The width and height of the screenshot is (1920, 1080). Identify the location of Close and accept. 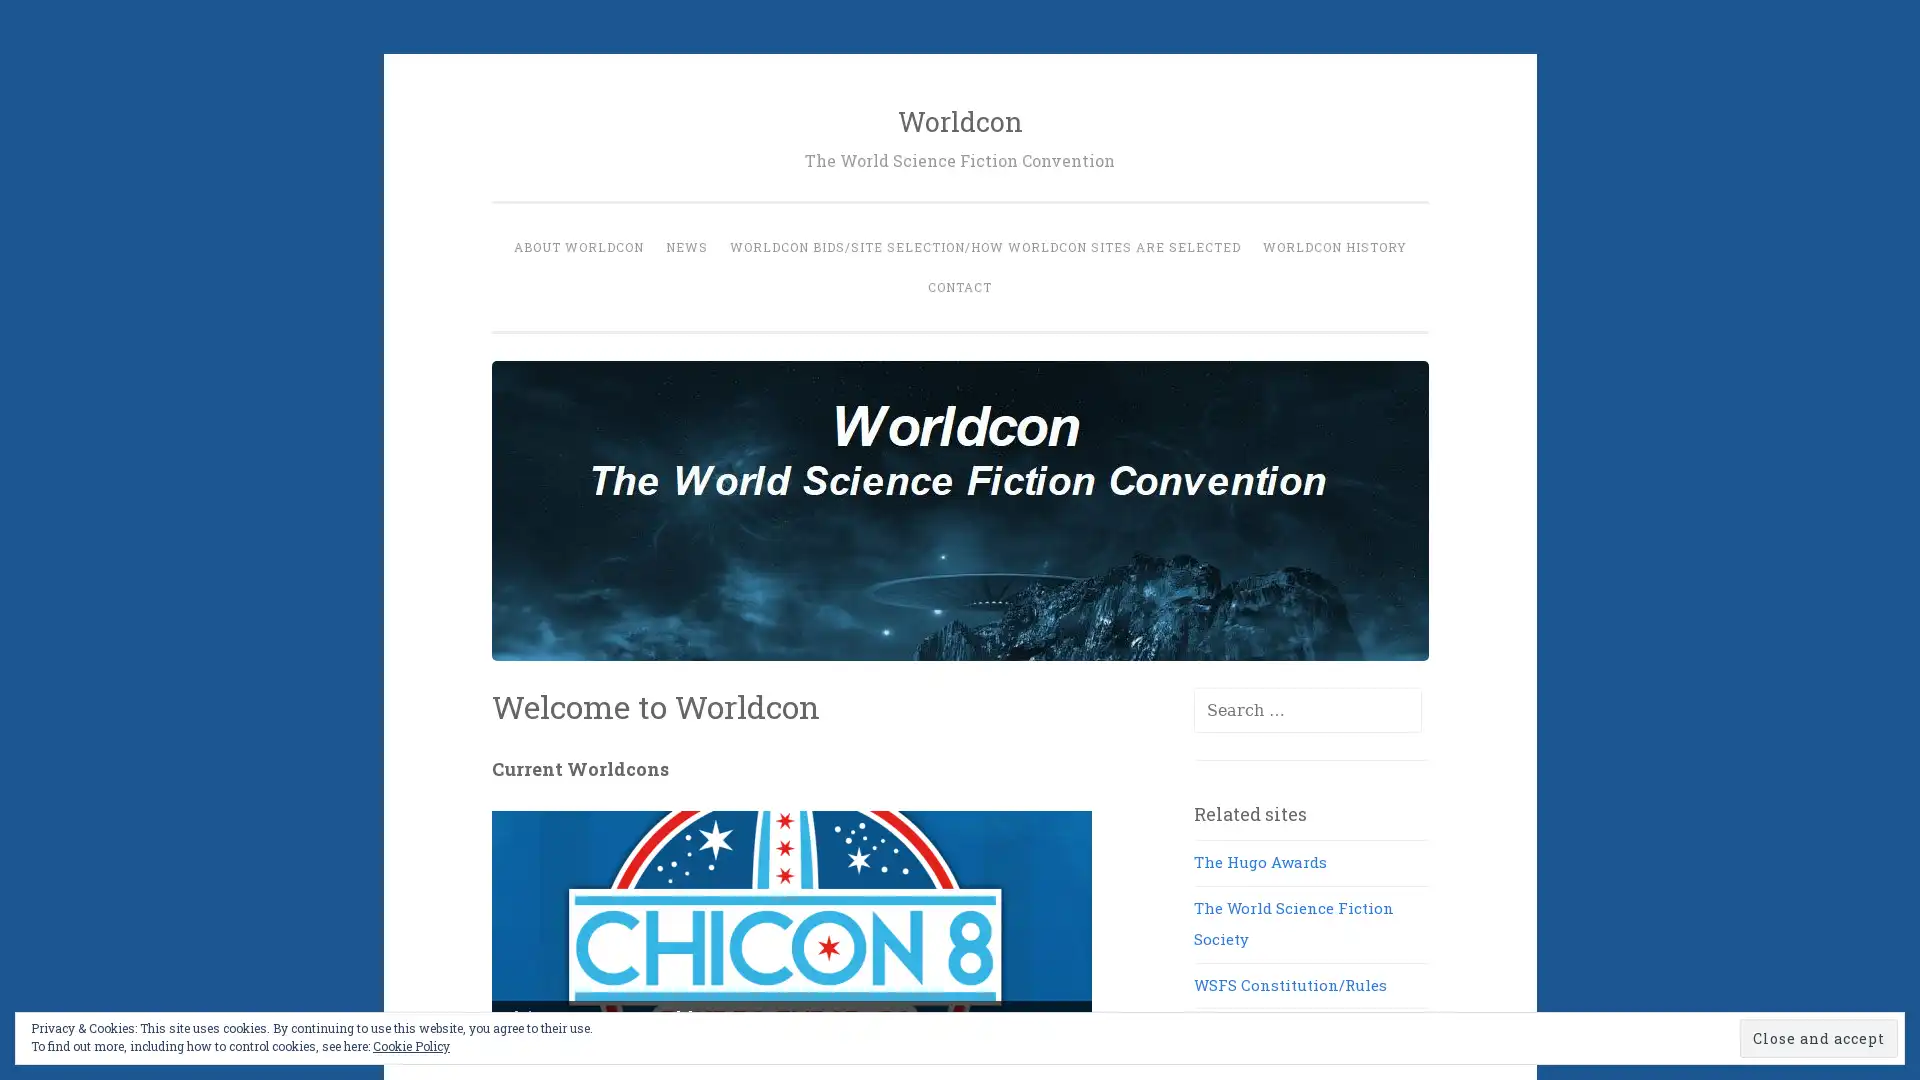
(1819, 1037).